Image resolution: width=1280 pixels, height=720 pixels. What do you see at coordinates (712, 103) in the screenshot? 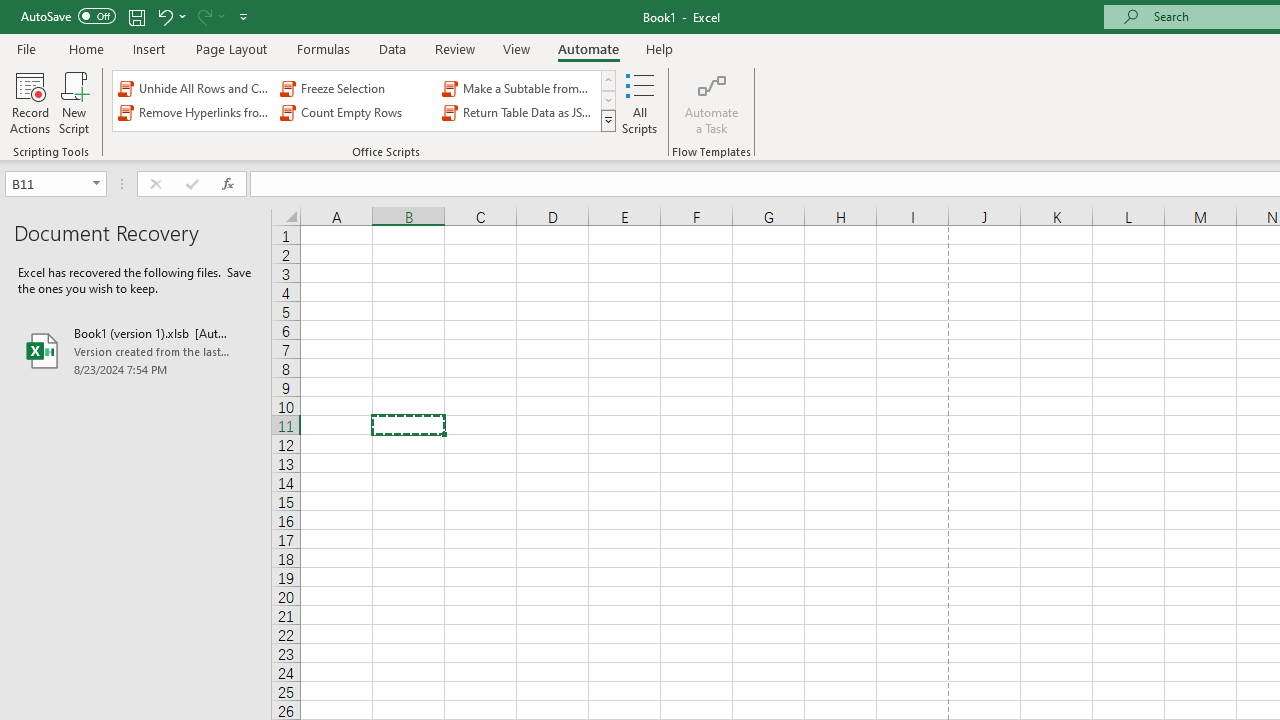
I see `'Automate a Task'` at bounding box center [712, 103].